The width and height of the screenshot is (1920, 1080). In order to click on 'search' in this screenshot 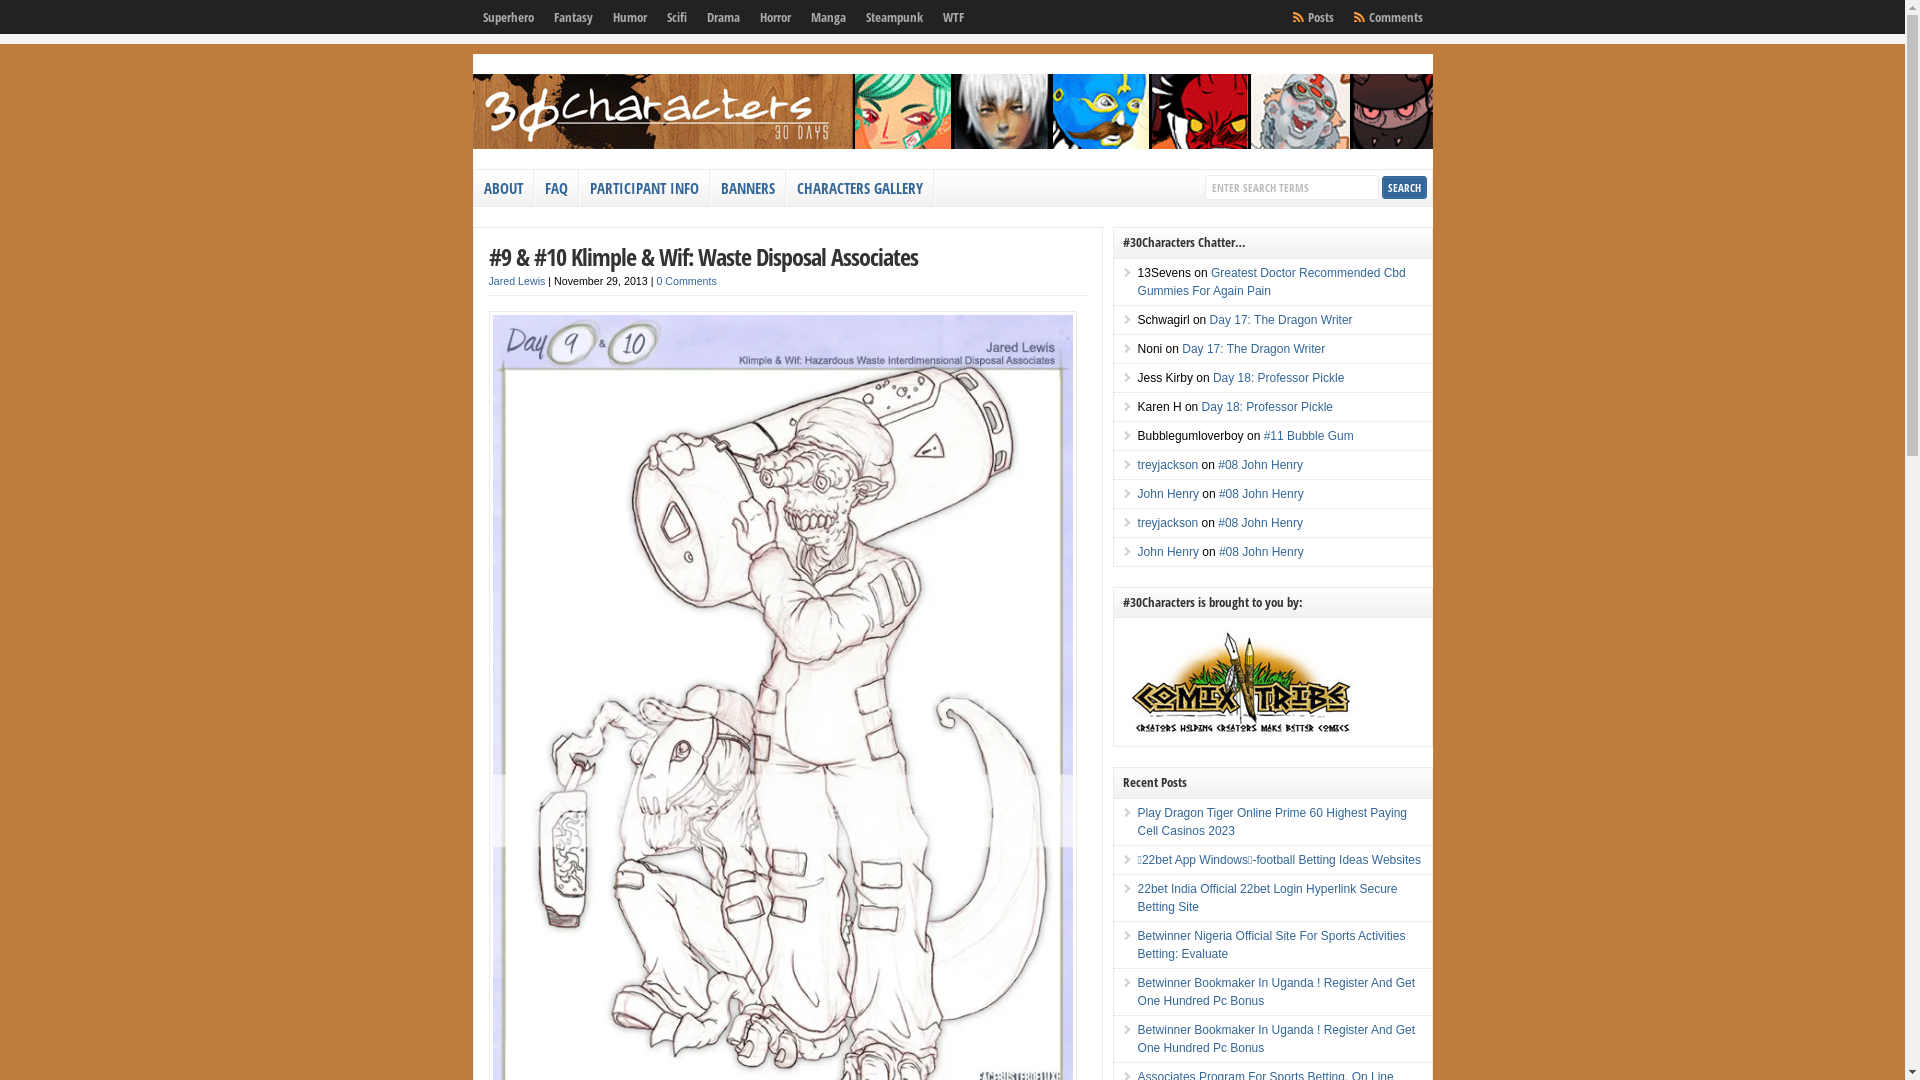, I will do `click(1381, 187)`.